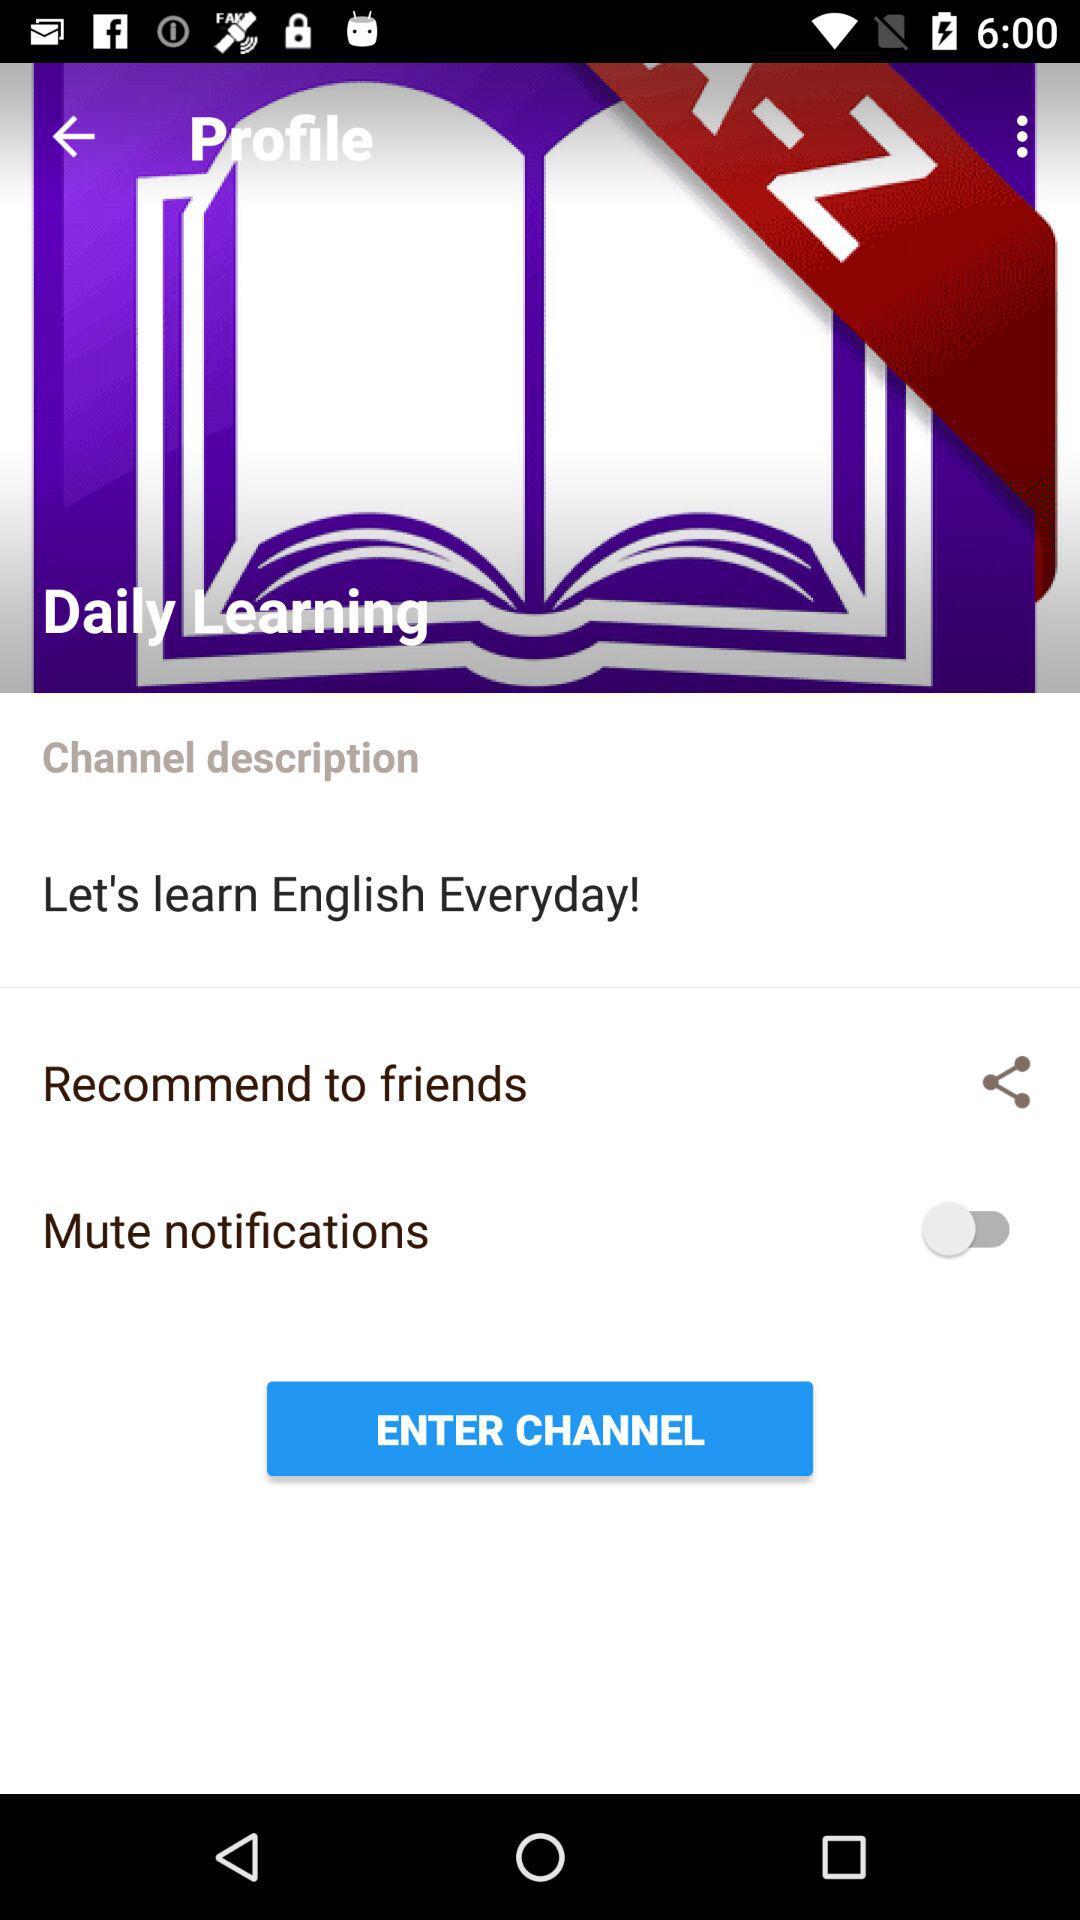  What do you see at coordinates (540, 1427) in the screenshot?
I see `item below mute notifications icon` at bounding box center [540, 1427].